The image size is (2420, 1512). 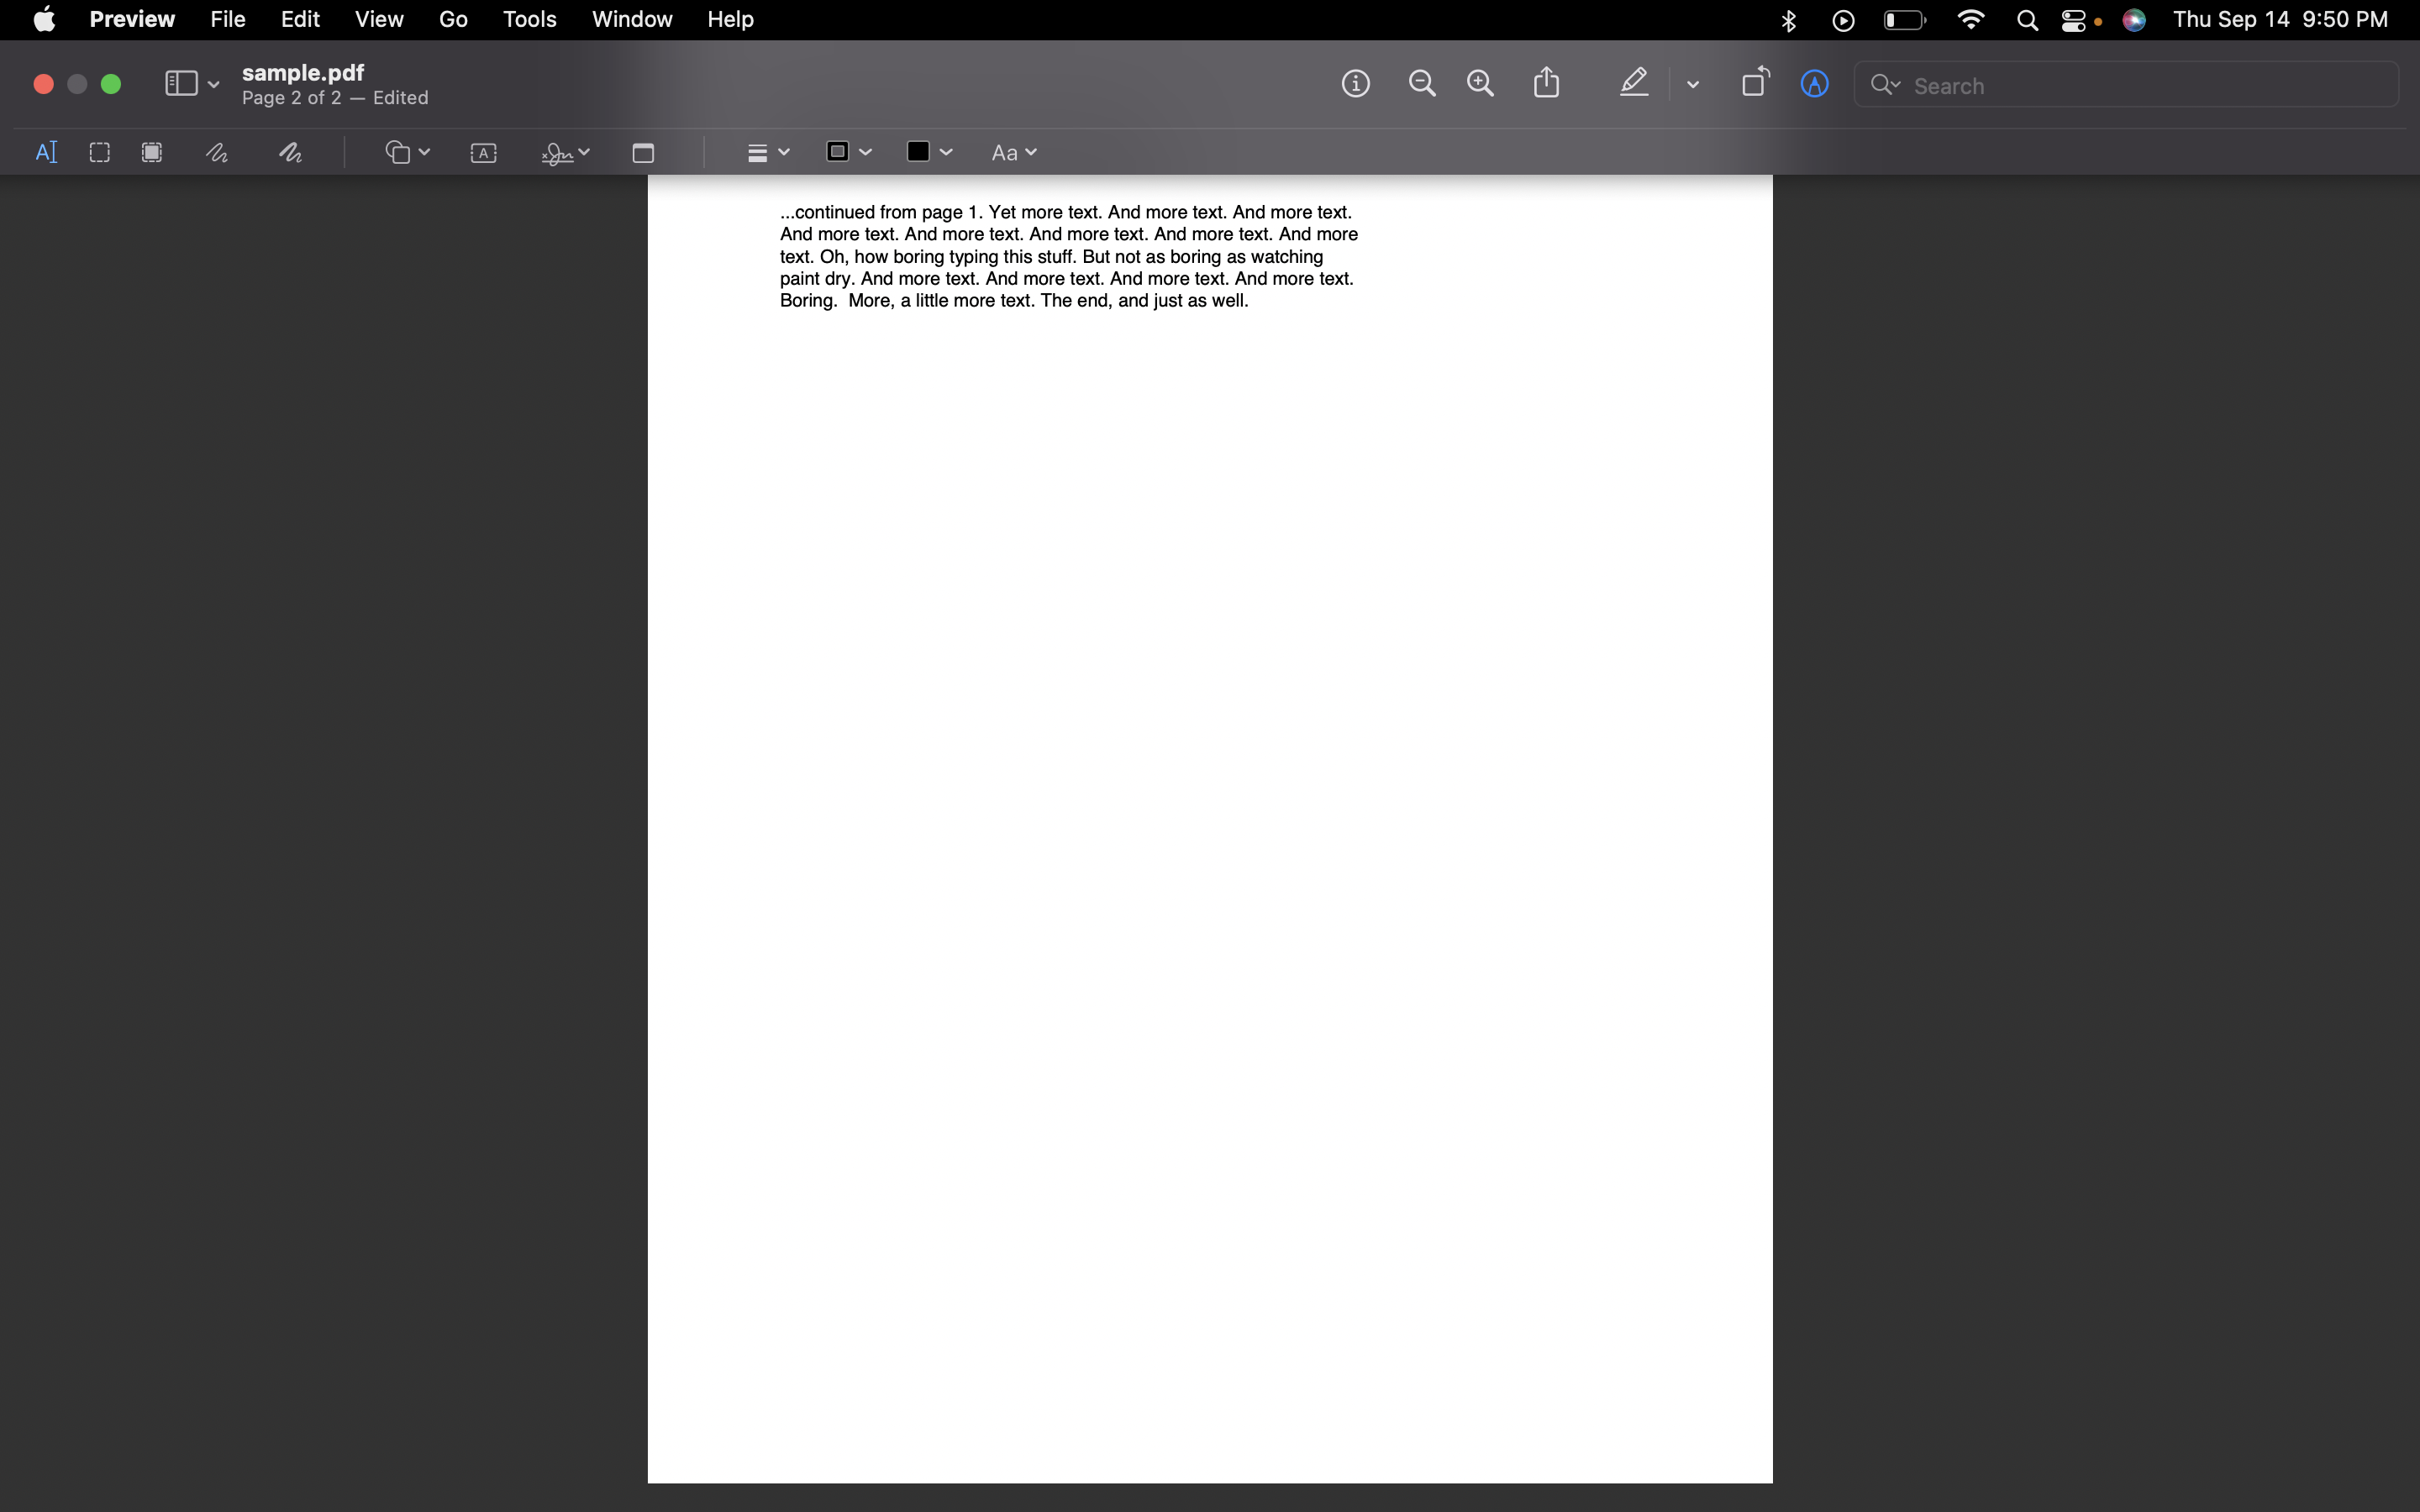 What do you see at coordinates (151, 153) in the screenshot?
I see `Redact the selected text` at bounding box center [151, 153].